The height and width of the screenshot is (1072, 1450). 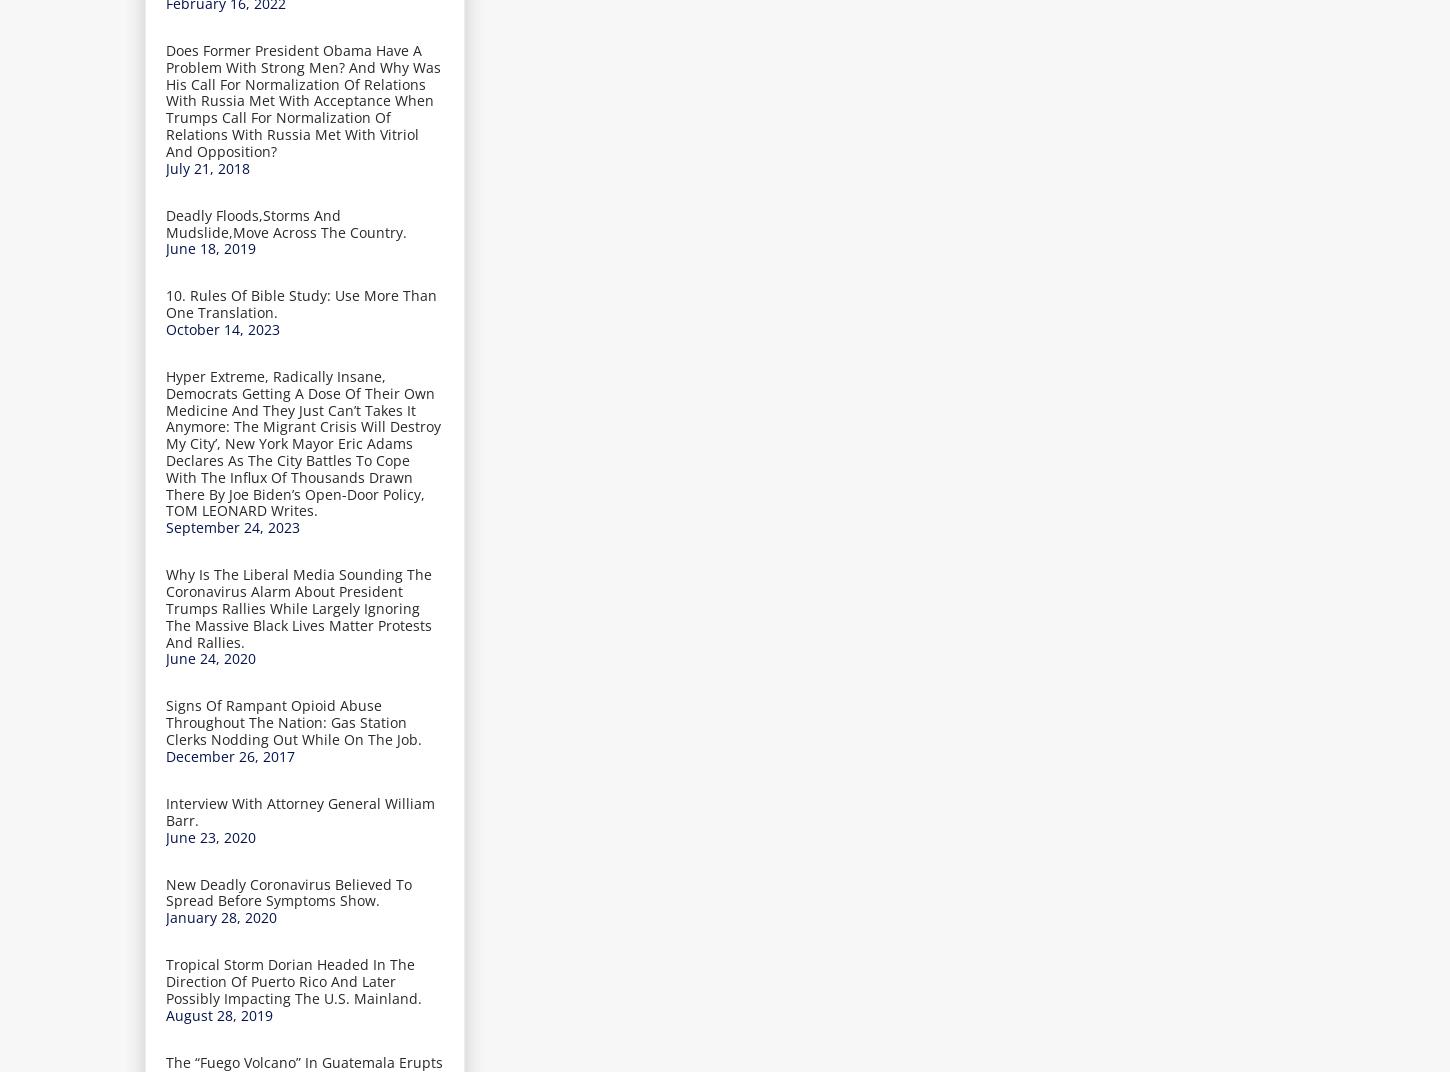 What do you see at coordinates (165, 166) in the screenshot?
I see `'July 21, 2018'` at bounding box center [165, 166].